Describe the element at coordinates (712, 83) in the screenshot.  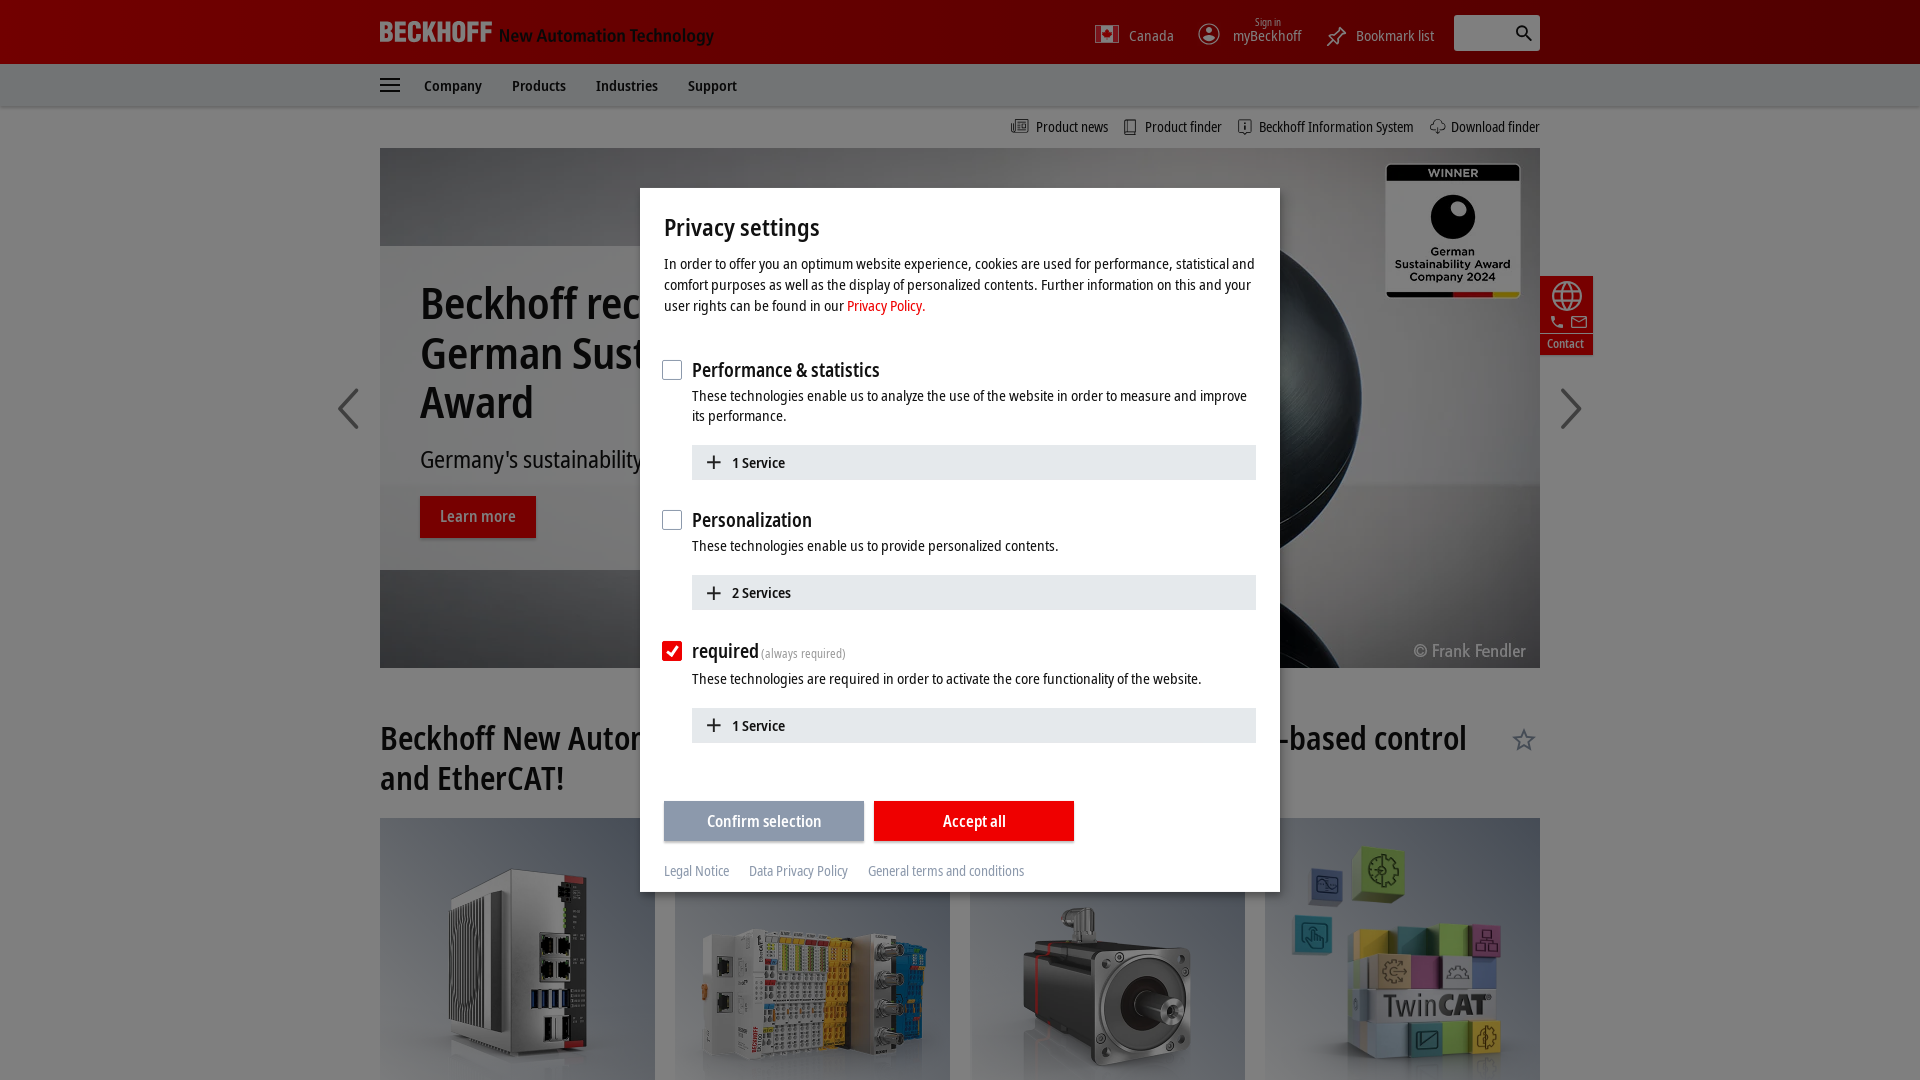
I see `'Support'` at that location.